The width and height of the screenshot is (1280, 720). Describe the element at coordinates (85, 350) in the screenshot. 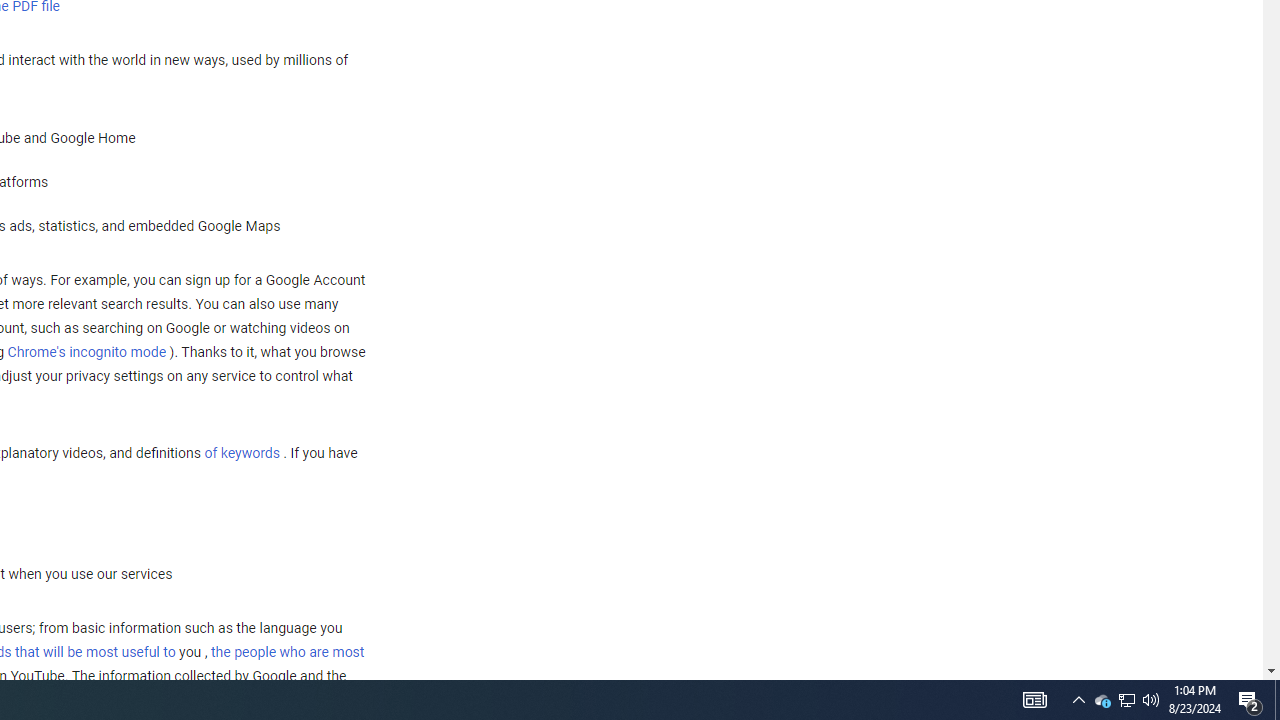

I see `'Chrome'` at that location.